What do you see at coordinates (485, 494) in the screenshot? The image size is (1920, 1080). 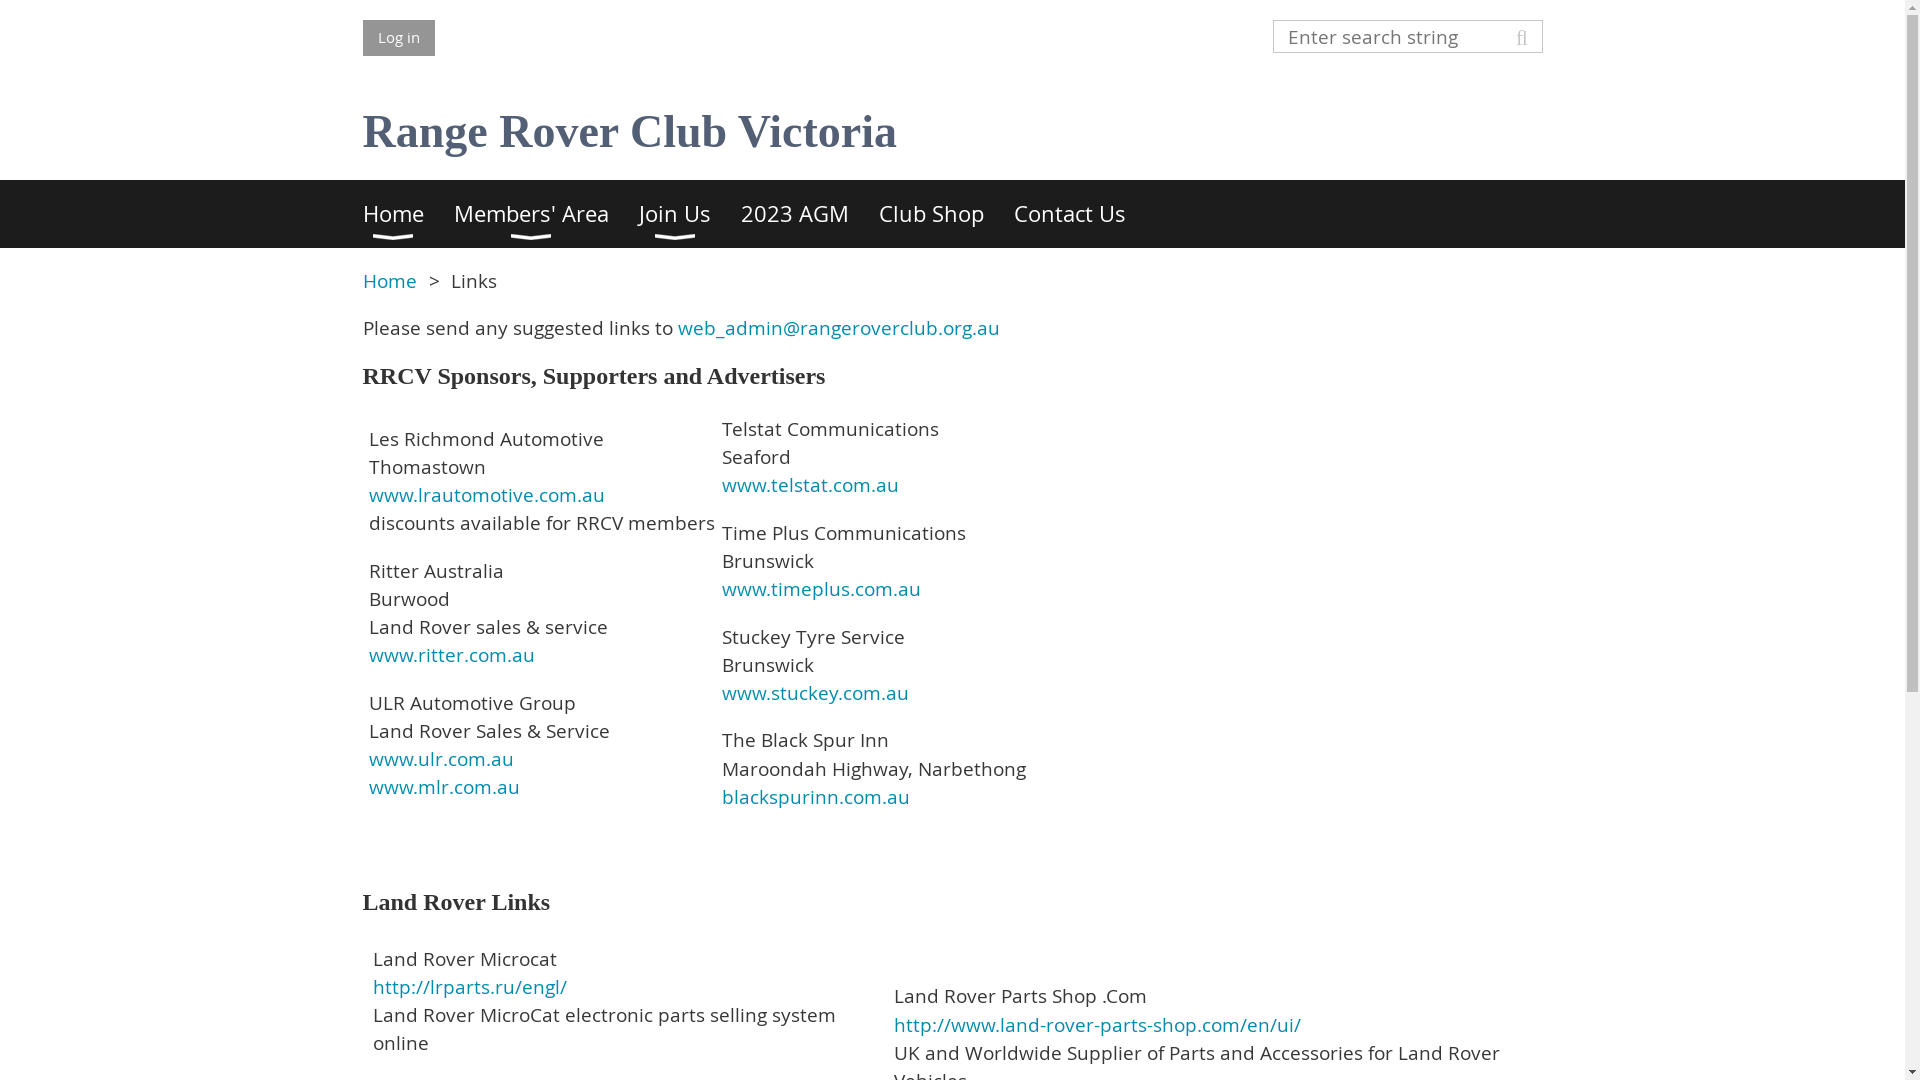 I see `'www.lrautomotive.com.au'` at bounding box center [485, 494].